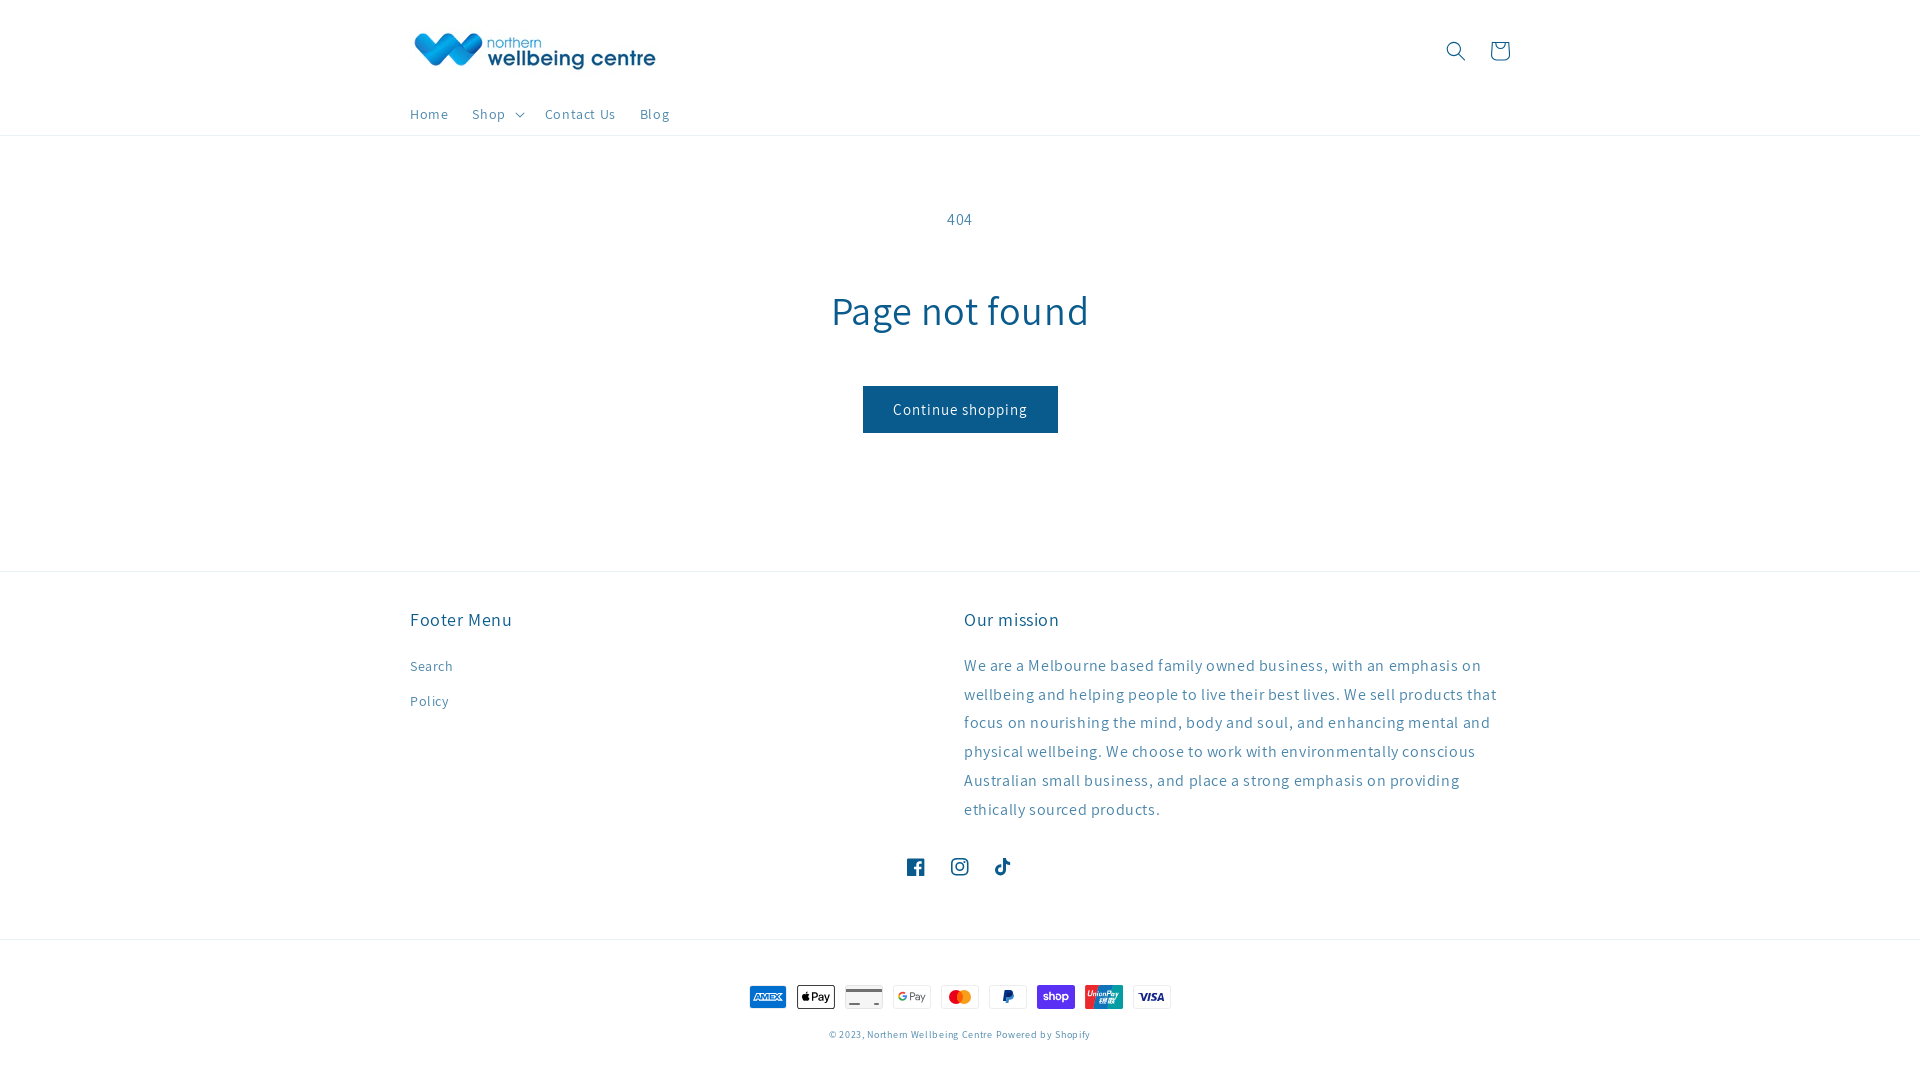 The height and width of the screenshot is (1080, 1920). I want to click on 'Home', so click(427, 112).